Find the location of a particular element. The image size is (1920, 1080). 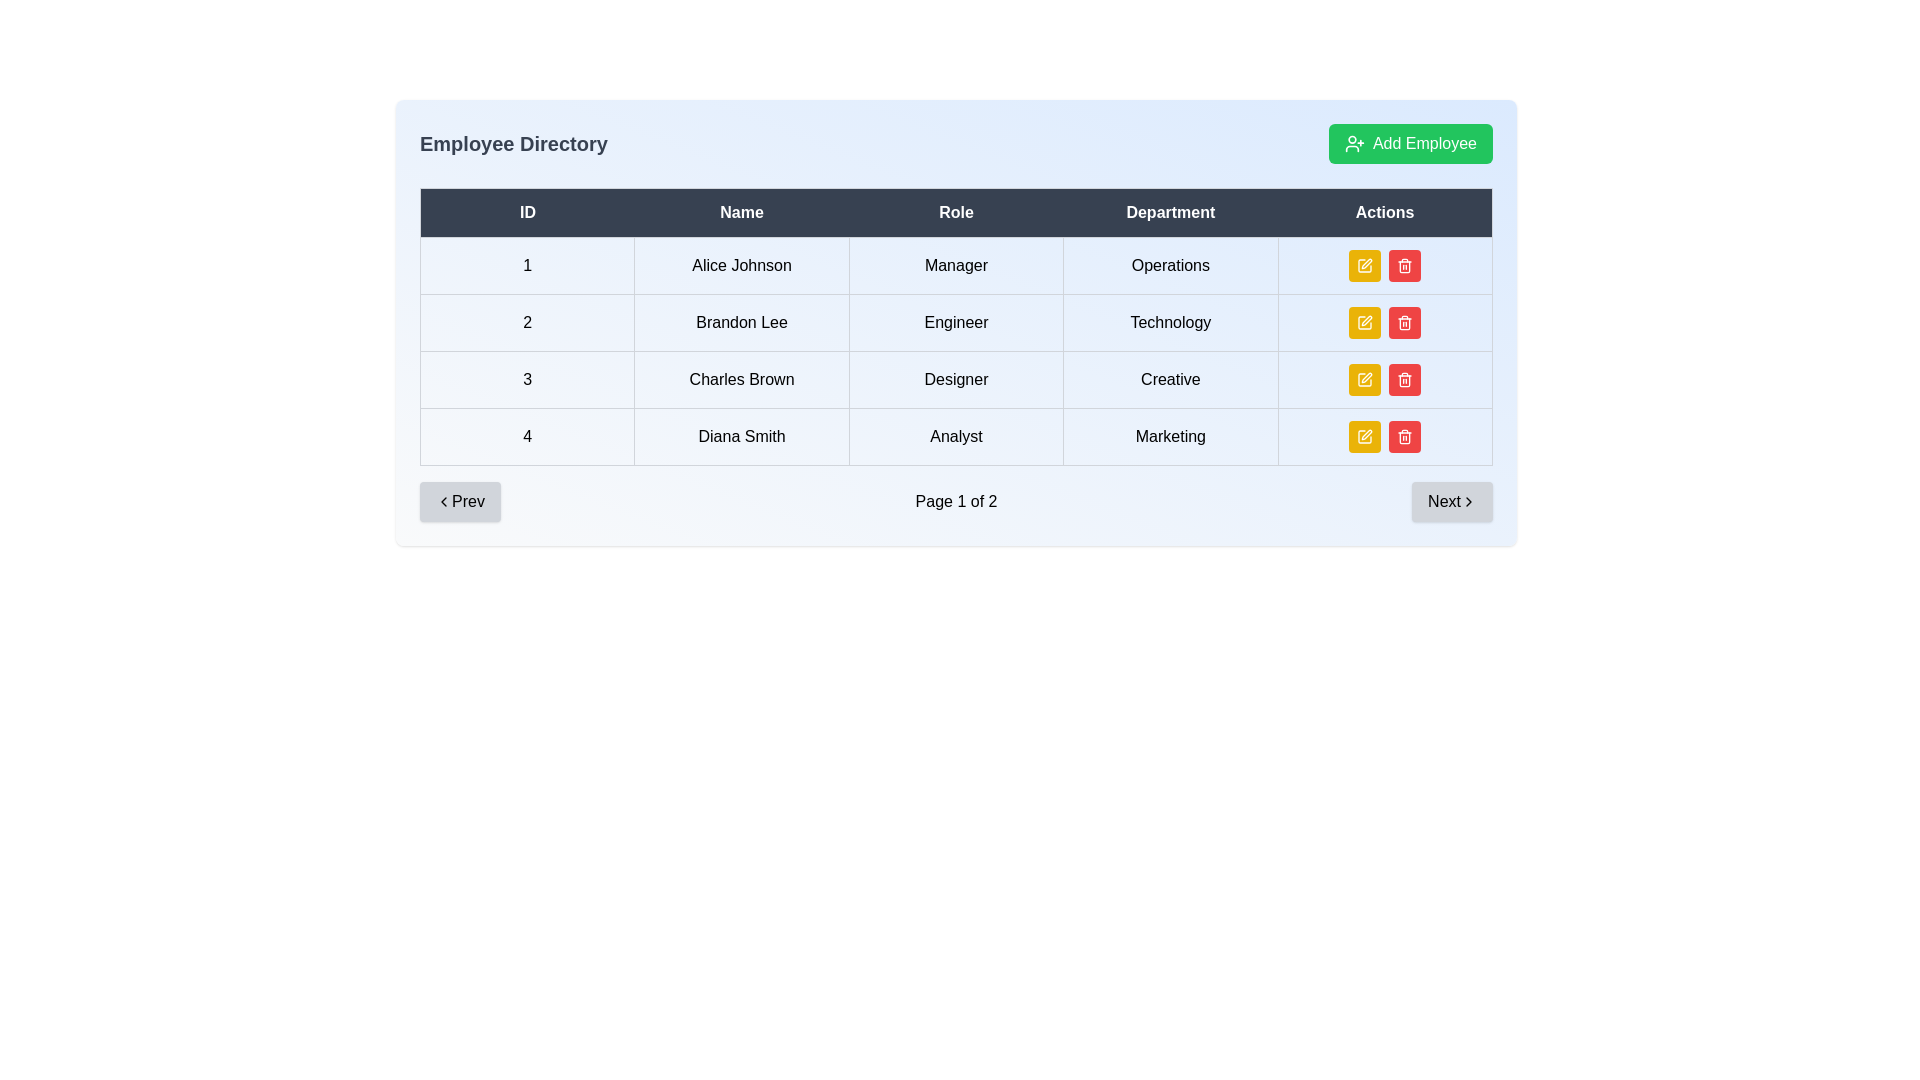

the pencil icon with a yellow background in the 'Actions' column next to the 'Delete' button for the first entry 'Alice Johnson' is located at coordinates (1364, 265).